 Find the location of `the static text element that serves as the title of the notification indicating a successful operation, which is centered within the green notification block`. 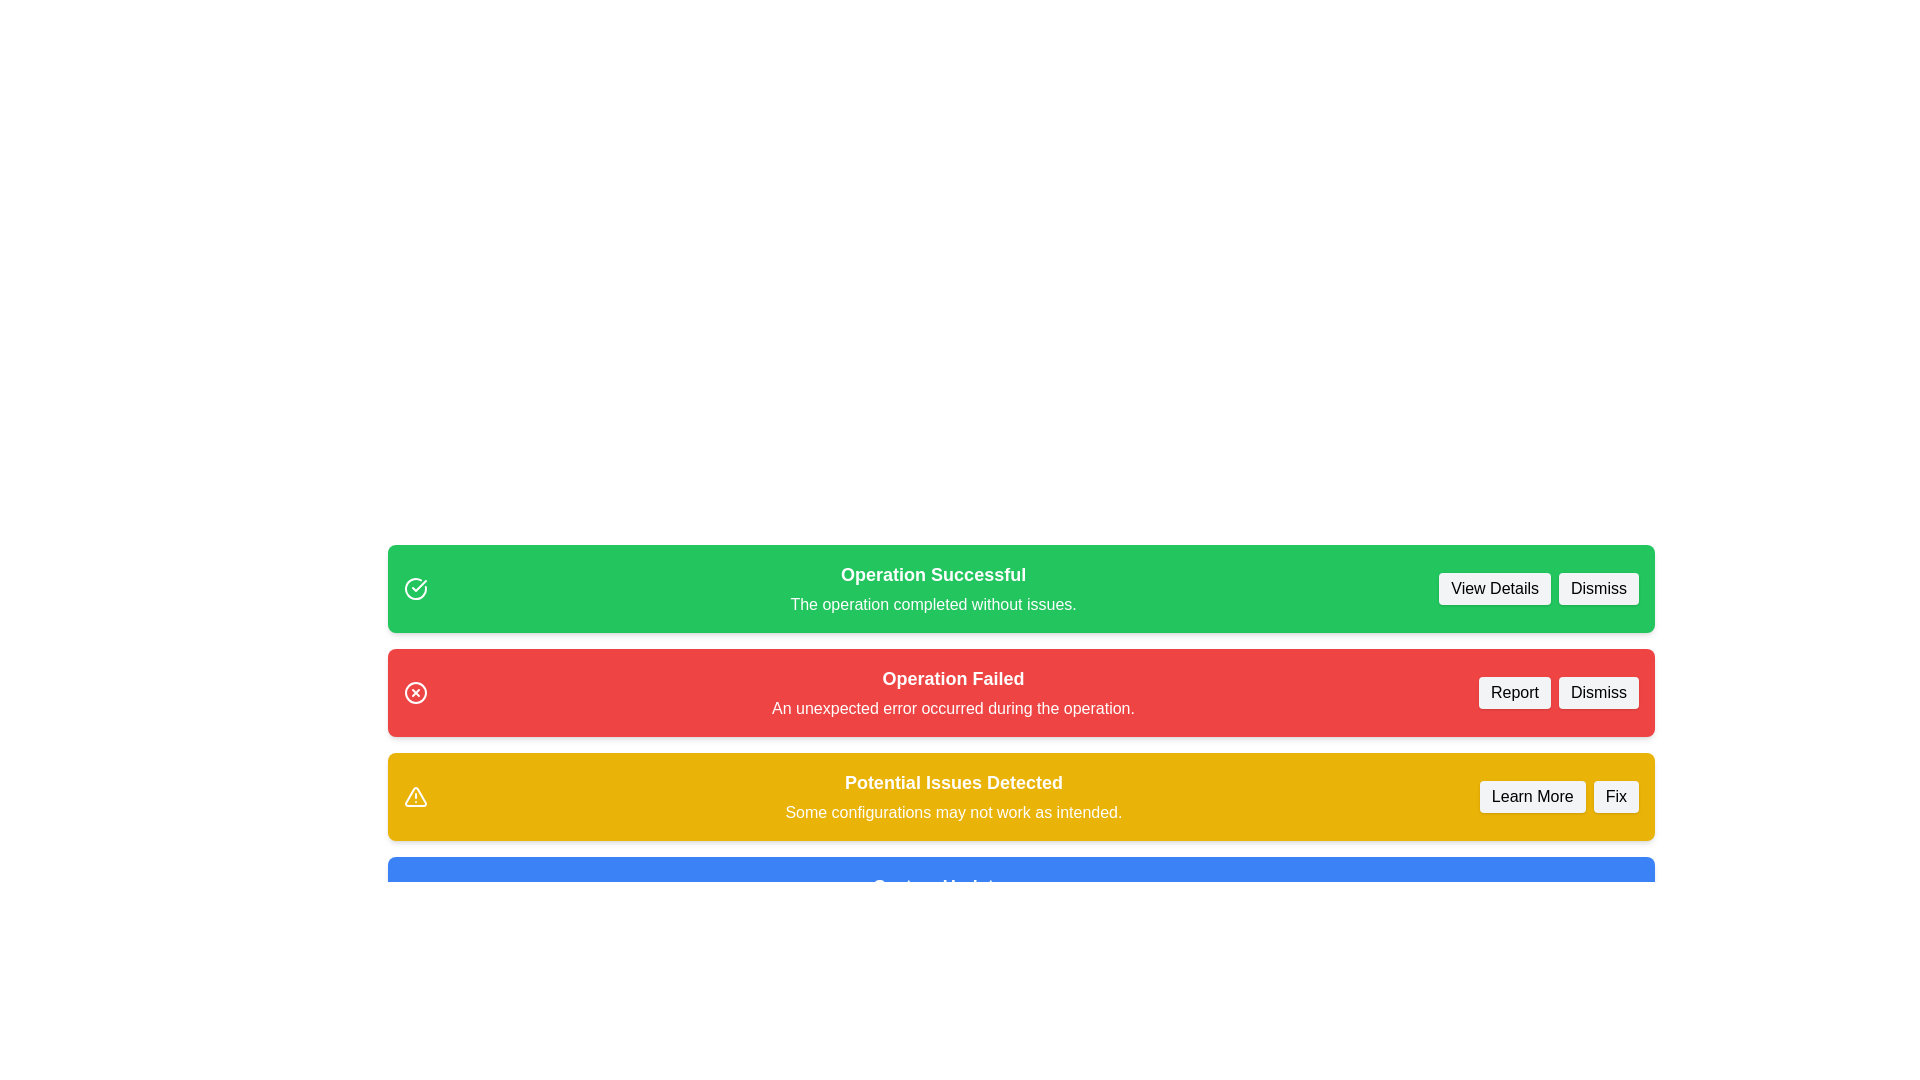

the static text element that serves as the title of the notification indicating a successful operation, which is centered within the green notification block is located at coordinates (932, 574).